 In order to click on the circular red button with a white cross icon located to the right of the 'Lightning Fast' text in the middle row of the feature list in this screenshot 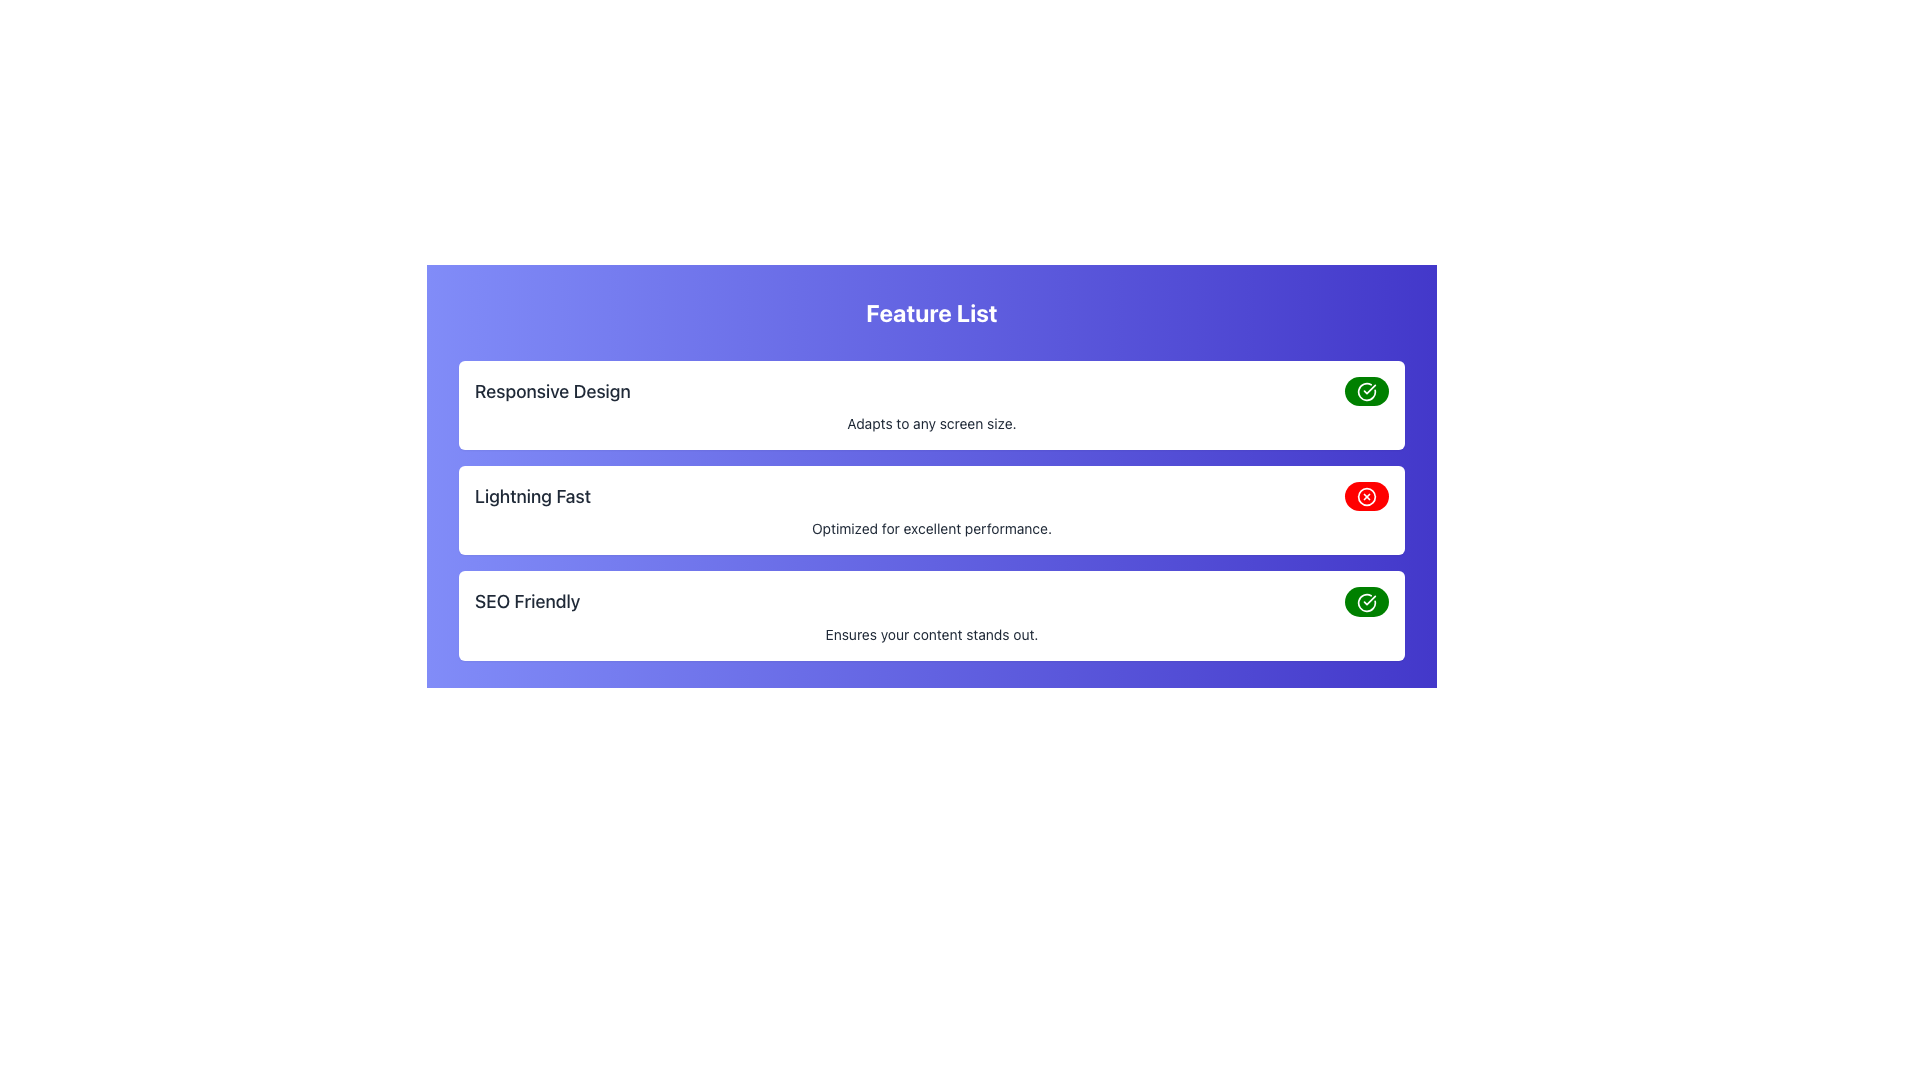, I will do `click(1366, 495)`.